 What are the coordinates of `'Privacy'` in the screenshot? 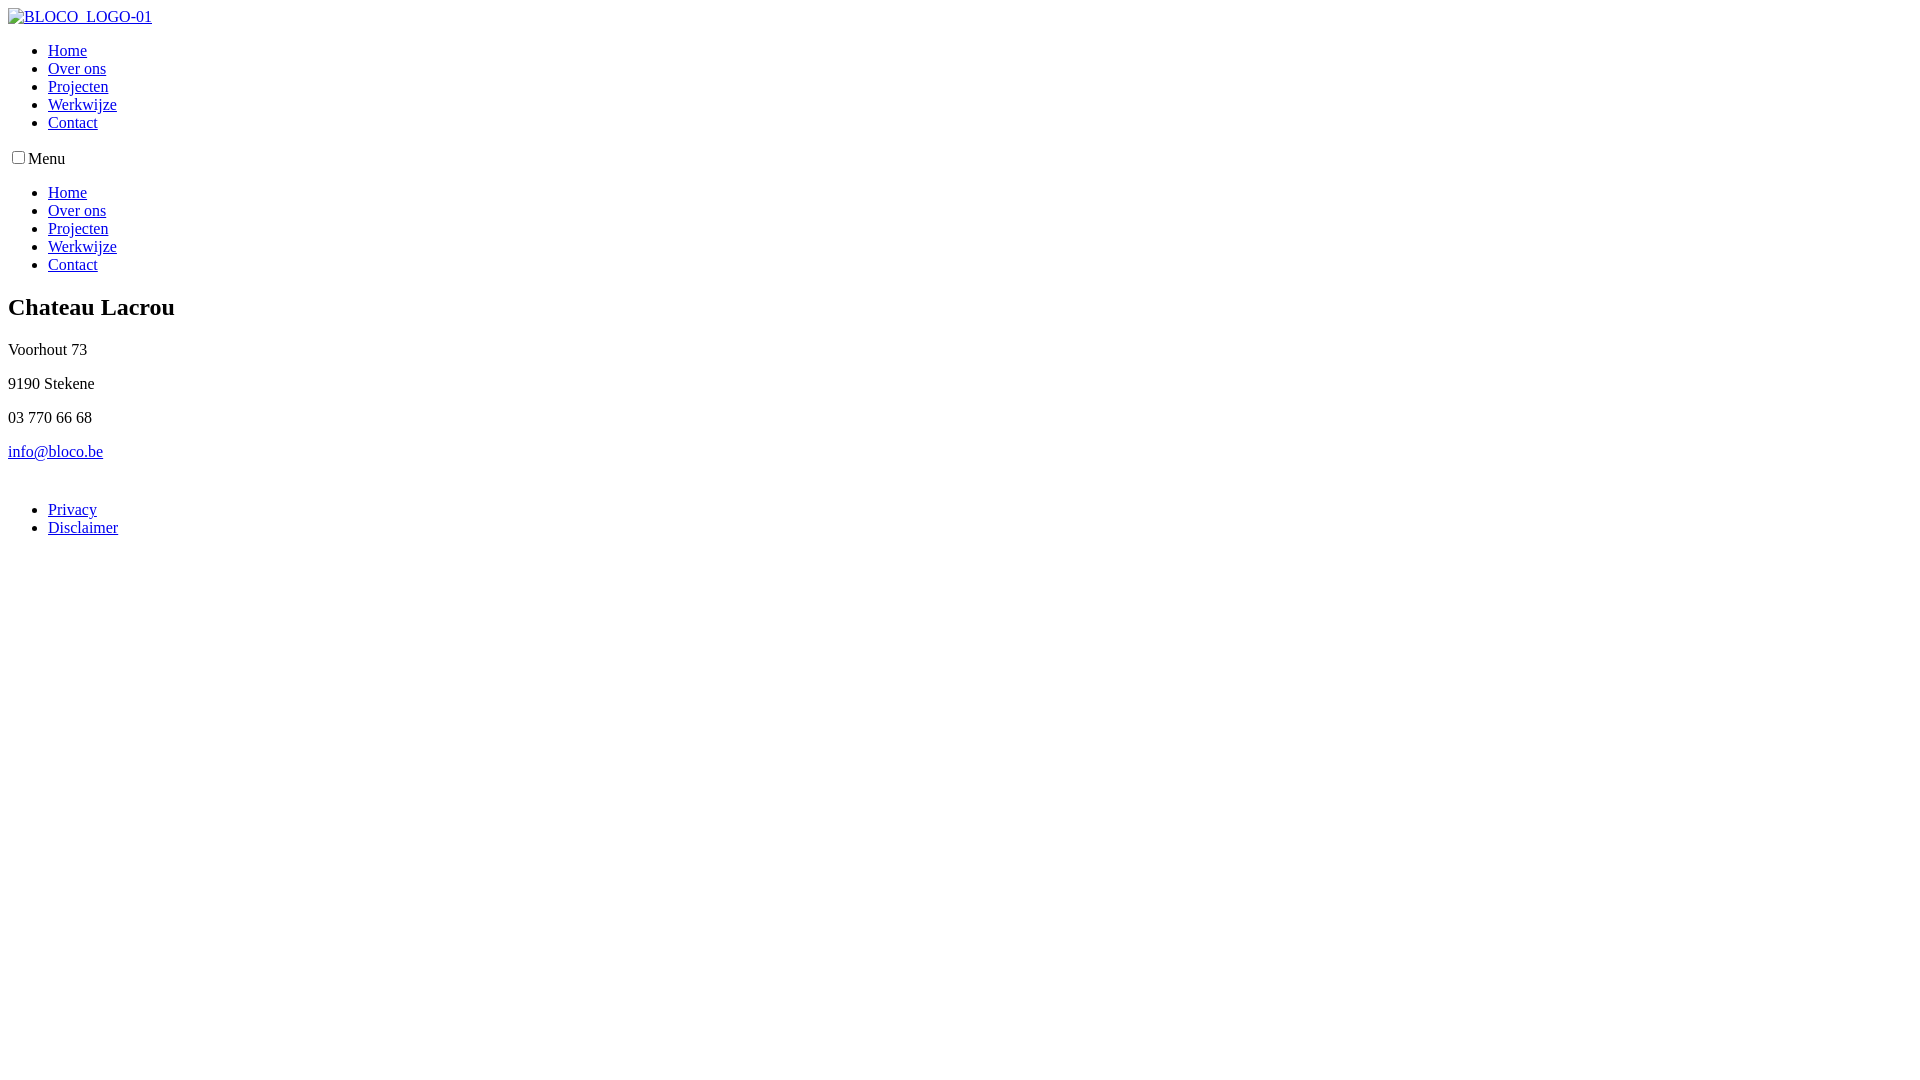 It's located at (72, 508).